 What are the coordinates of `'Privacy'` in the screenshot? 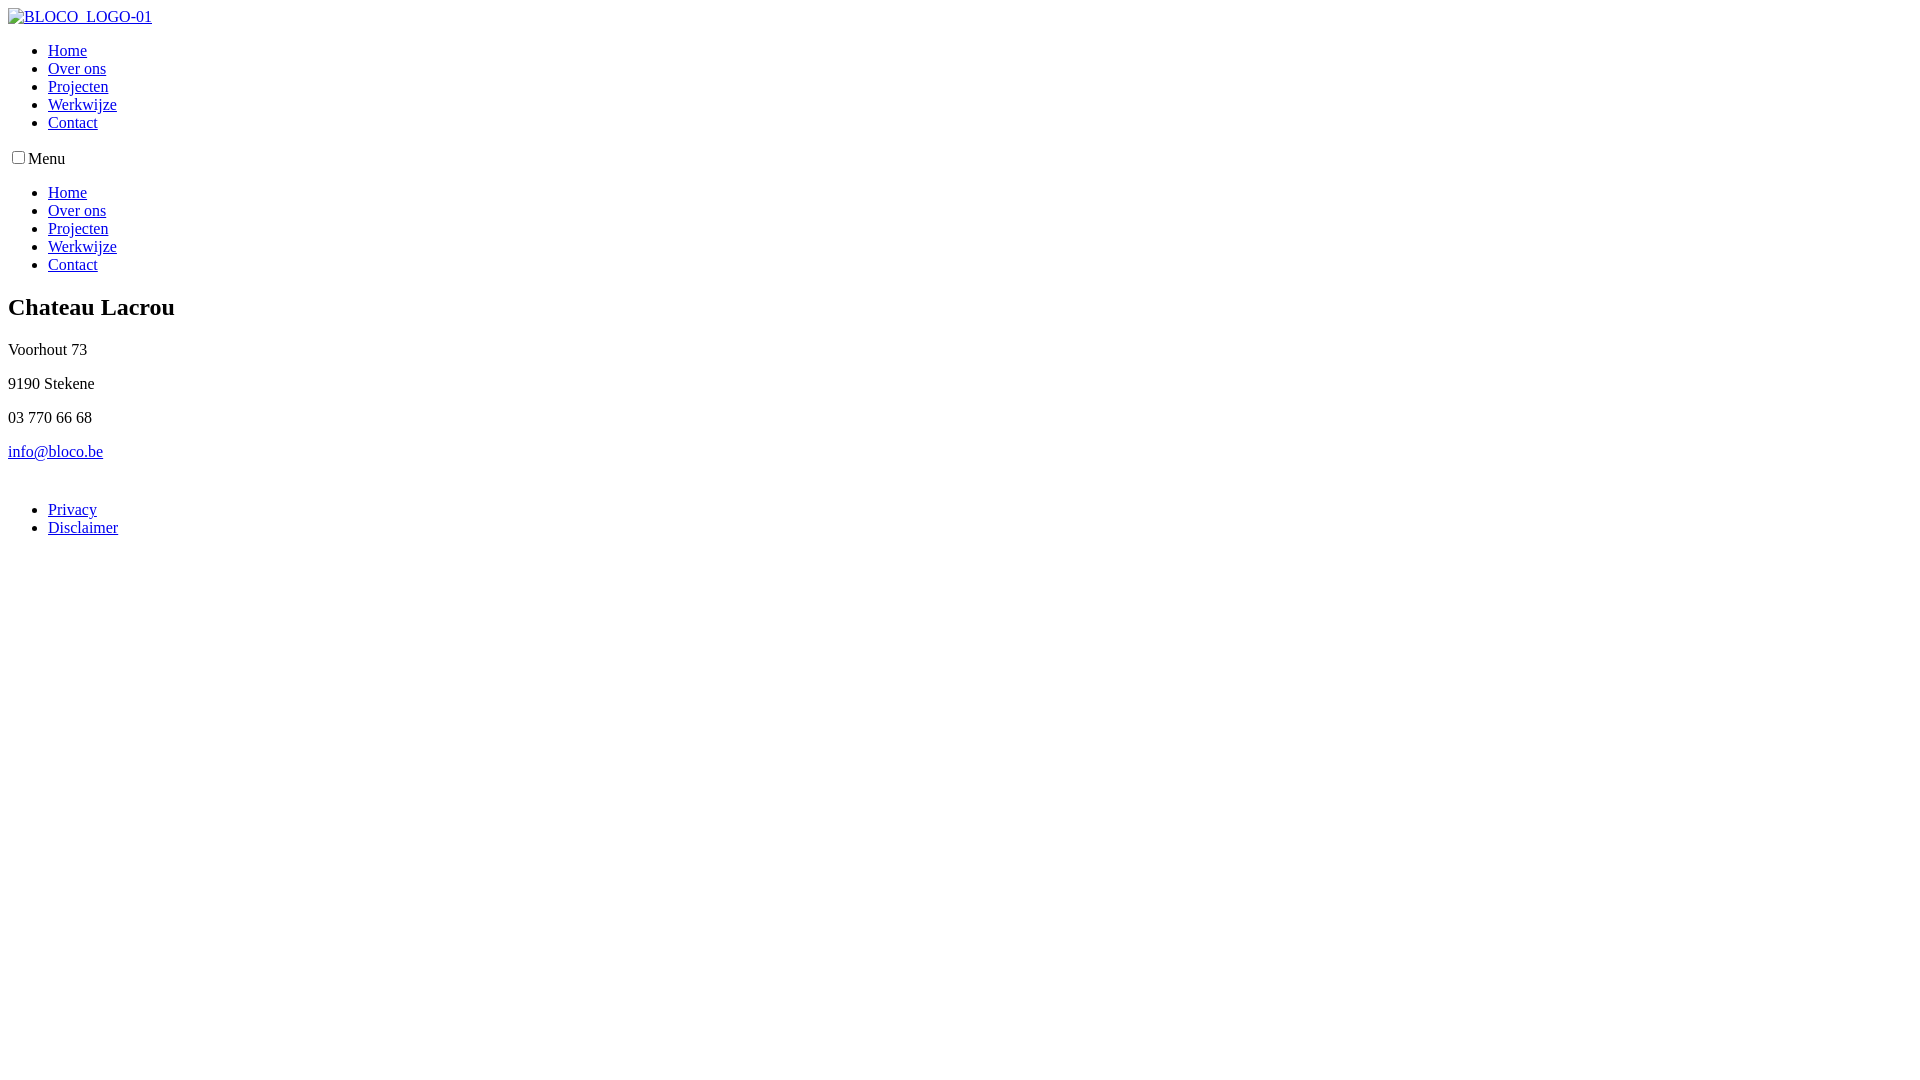 It's located at (72, 508).